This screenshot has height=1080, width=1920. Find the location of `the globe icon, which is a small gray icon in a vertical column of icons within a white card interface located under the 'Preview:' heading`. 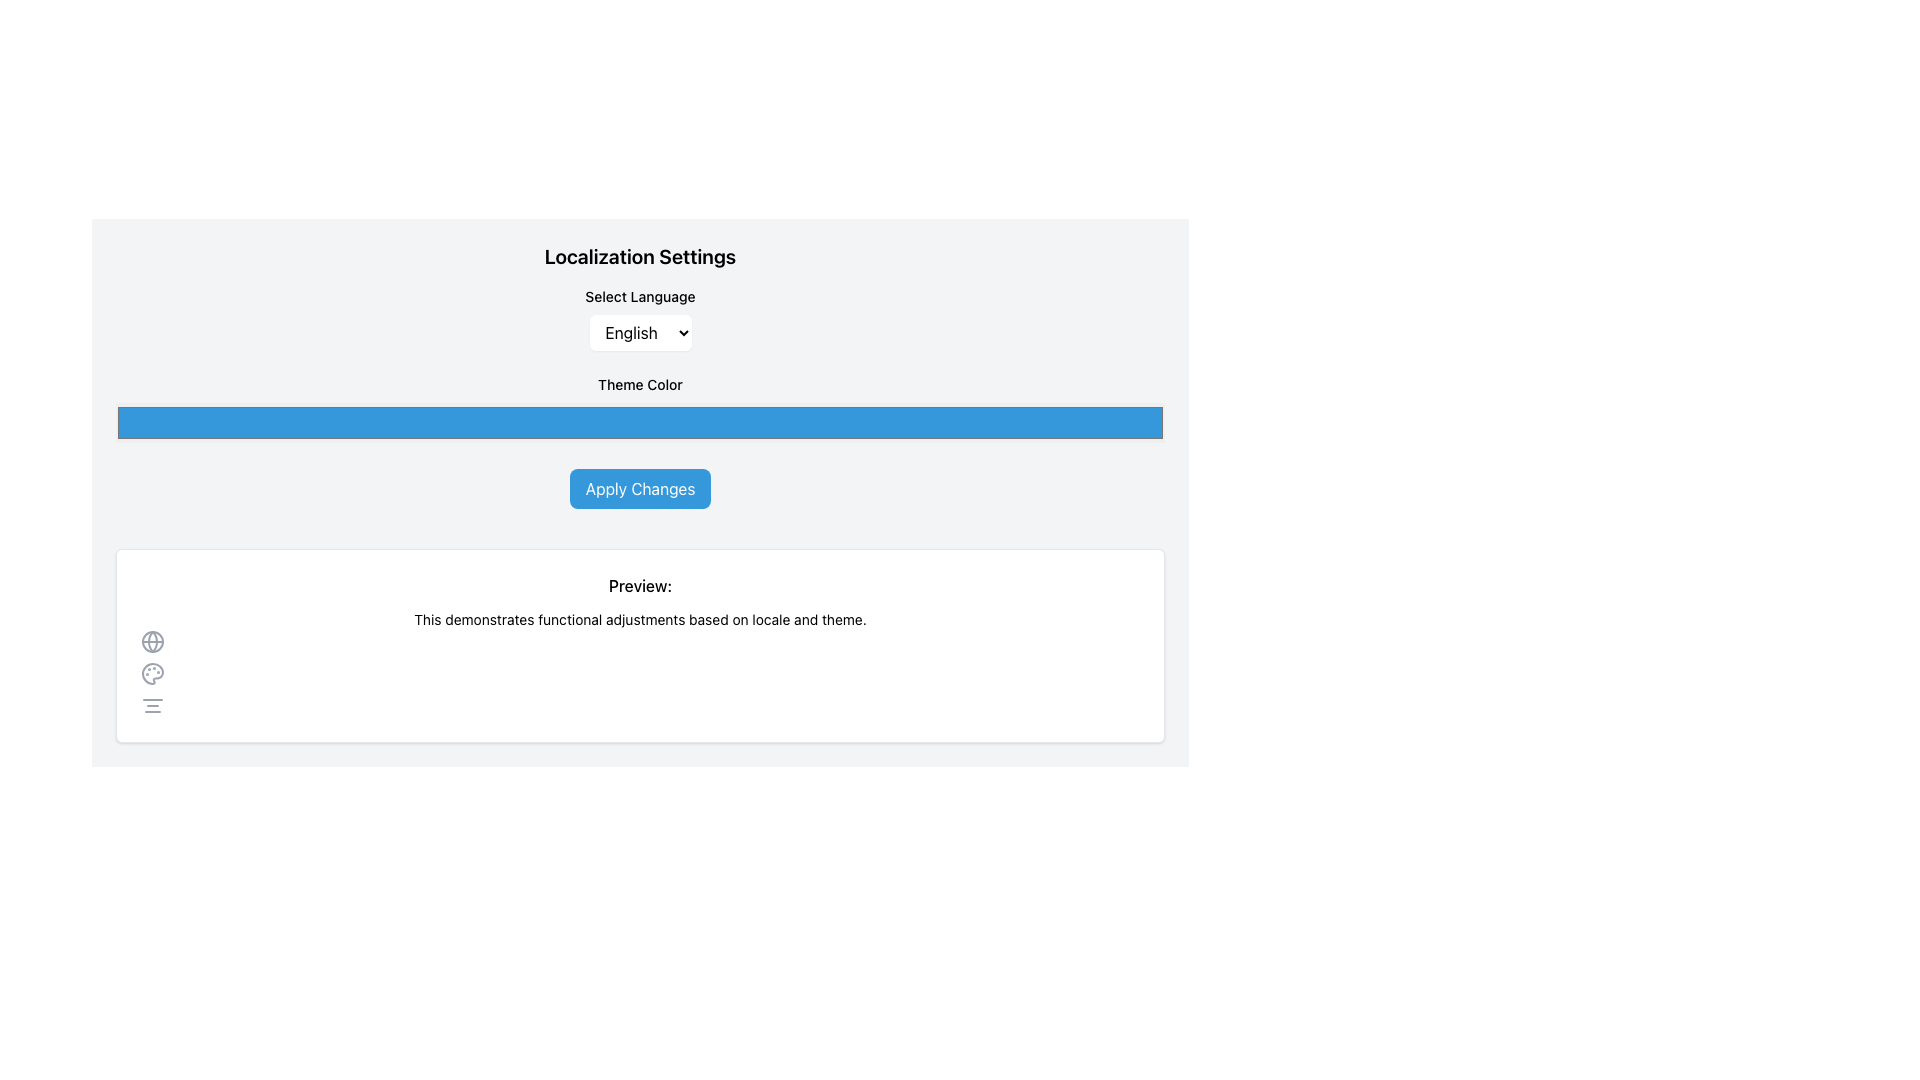

the globe icon, which is a small gray icon in a vertical column of icons within a white card interface located under the 'Preview:' heading is located at coordinates (152, 641).